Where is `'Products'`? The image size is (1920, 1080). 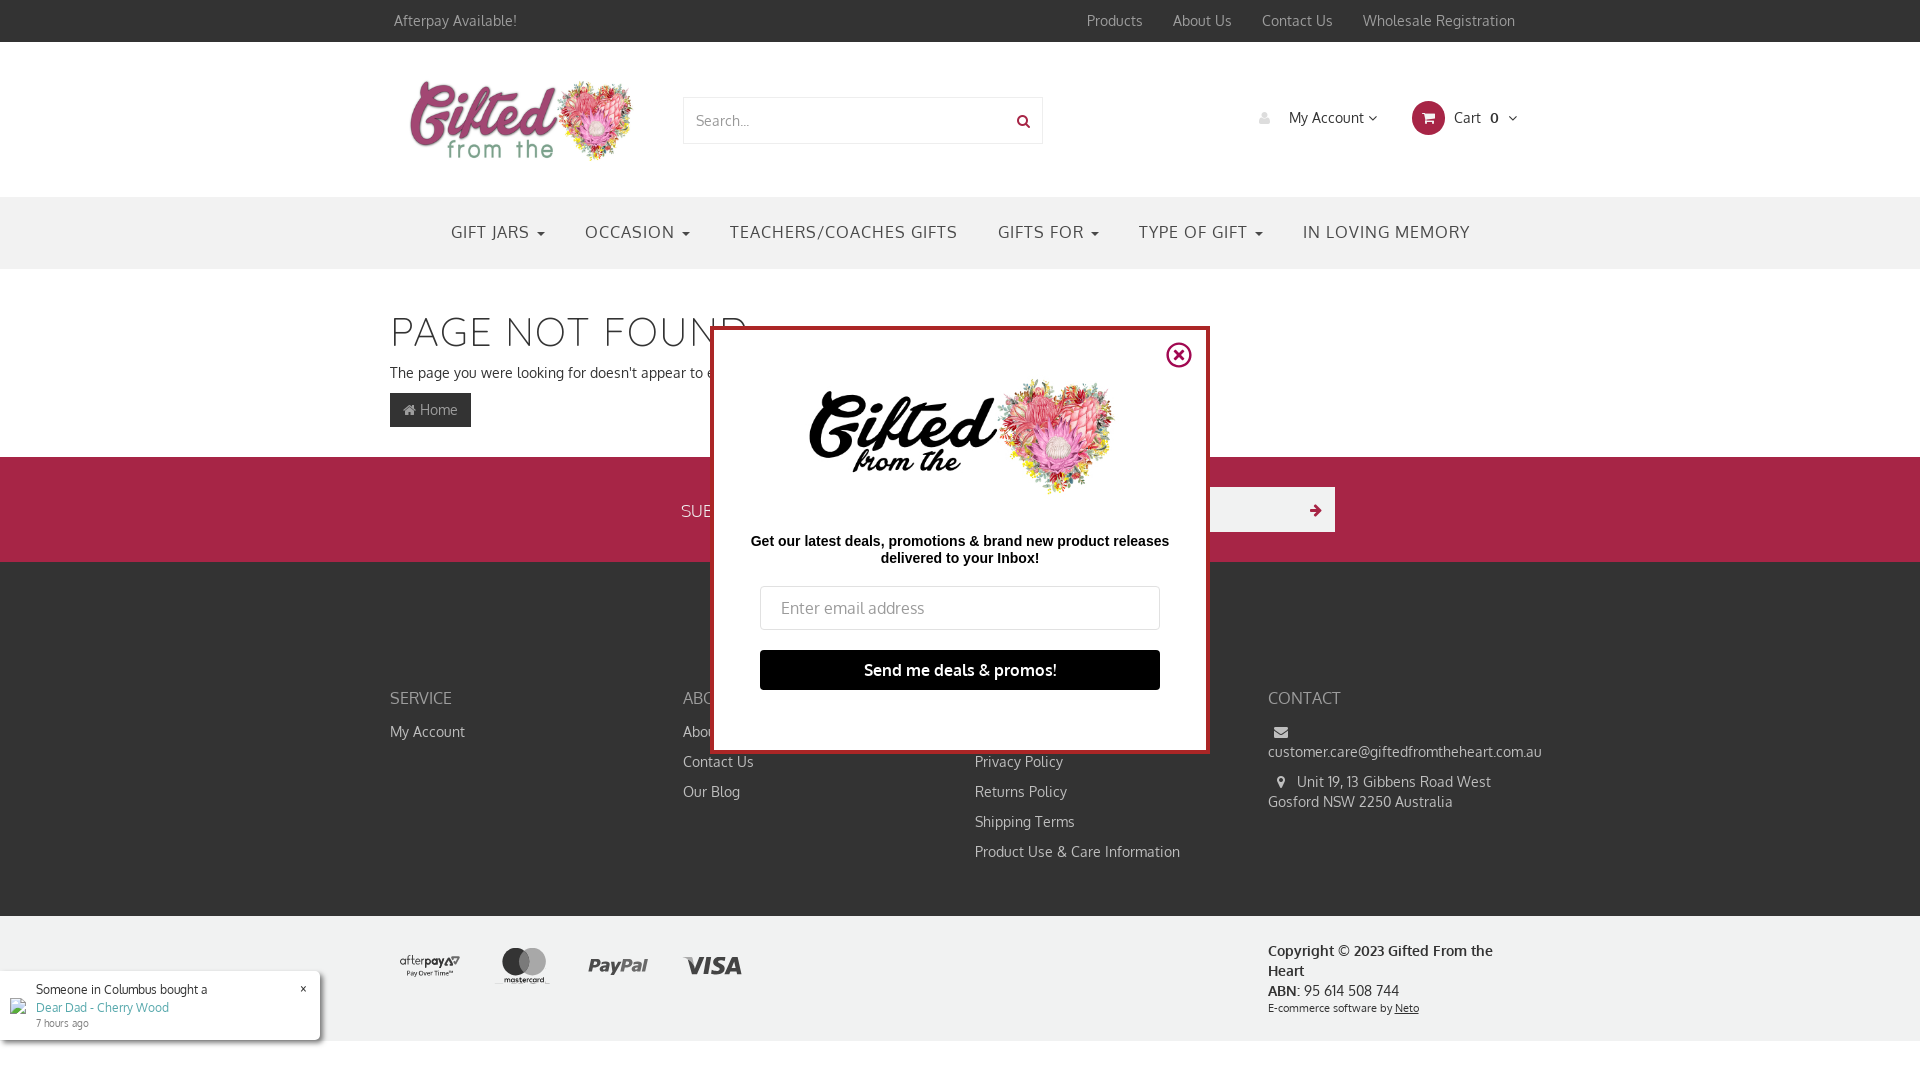
'Products' is located at coordinates (1113, 20).